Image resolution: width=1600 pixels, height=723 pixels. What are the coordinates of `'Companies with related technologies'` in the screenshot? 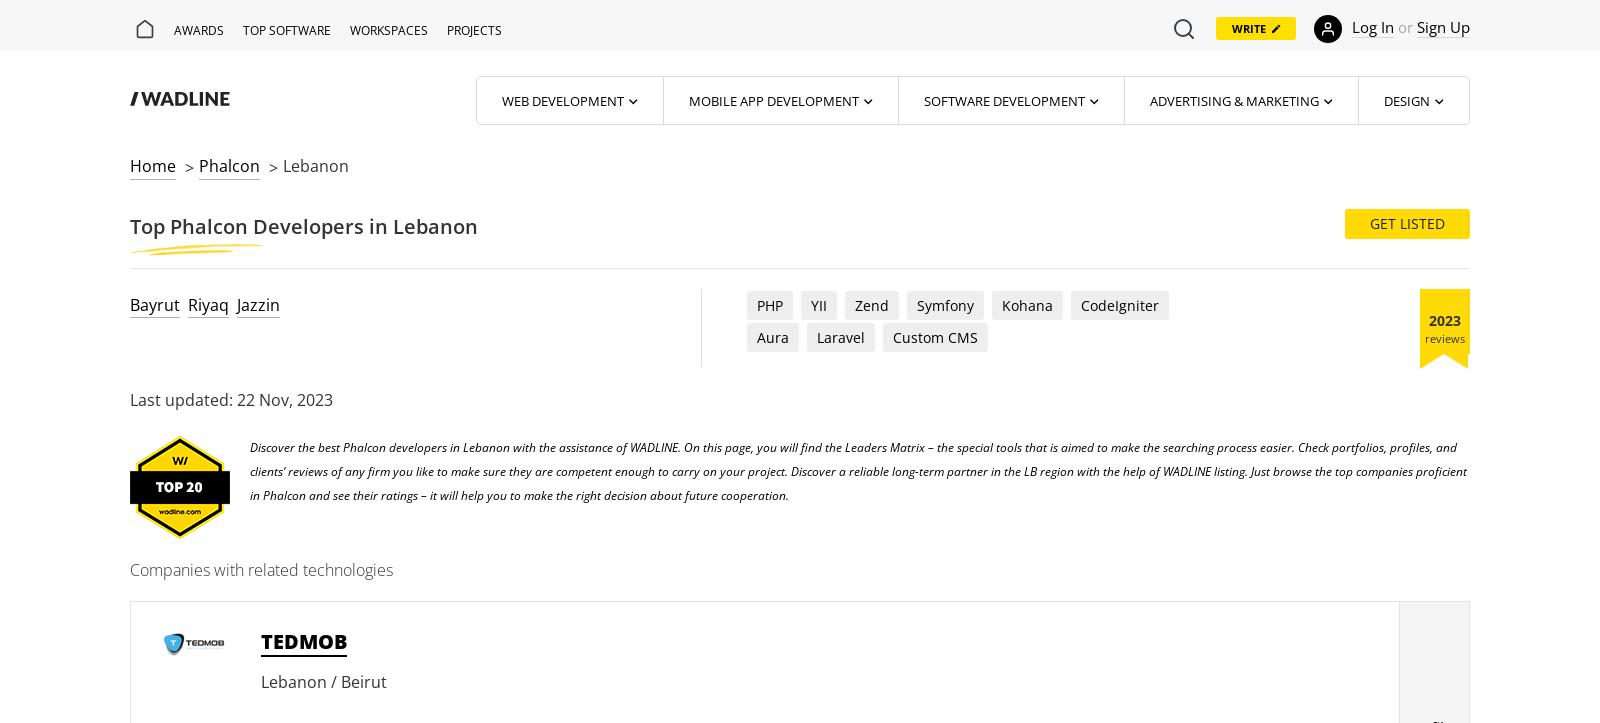 It's located at (261, 568).